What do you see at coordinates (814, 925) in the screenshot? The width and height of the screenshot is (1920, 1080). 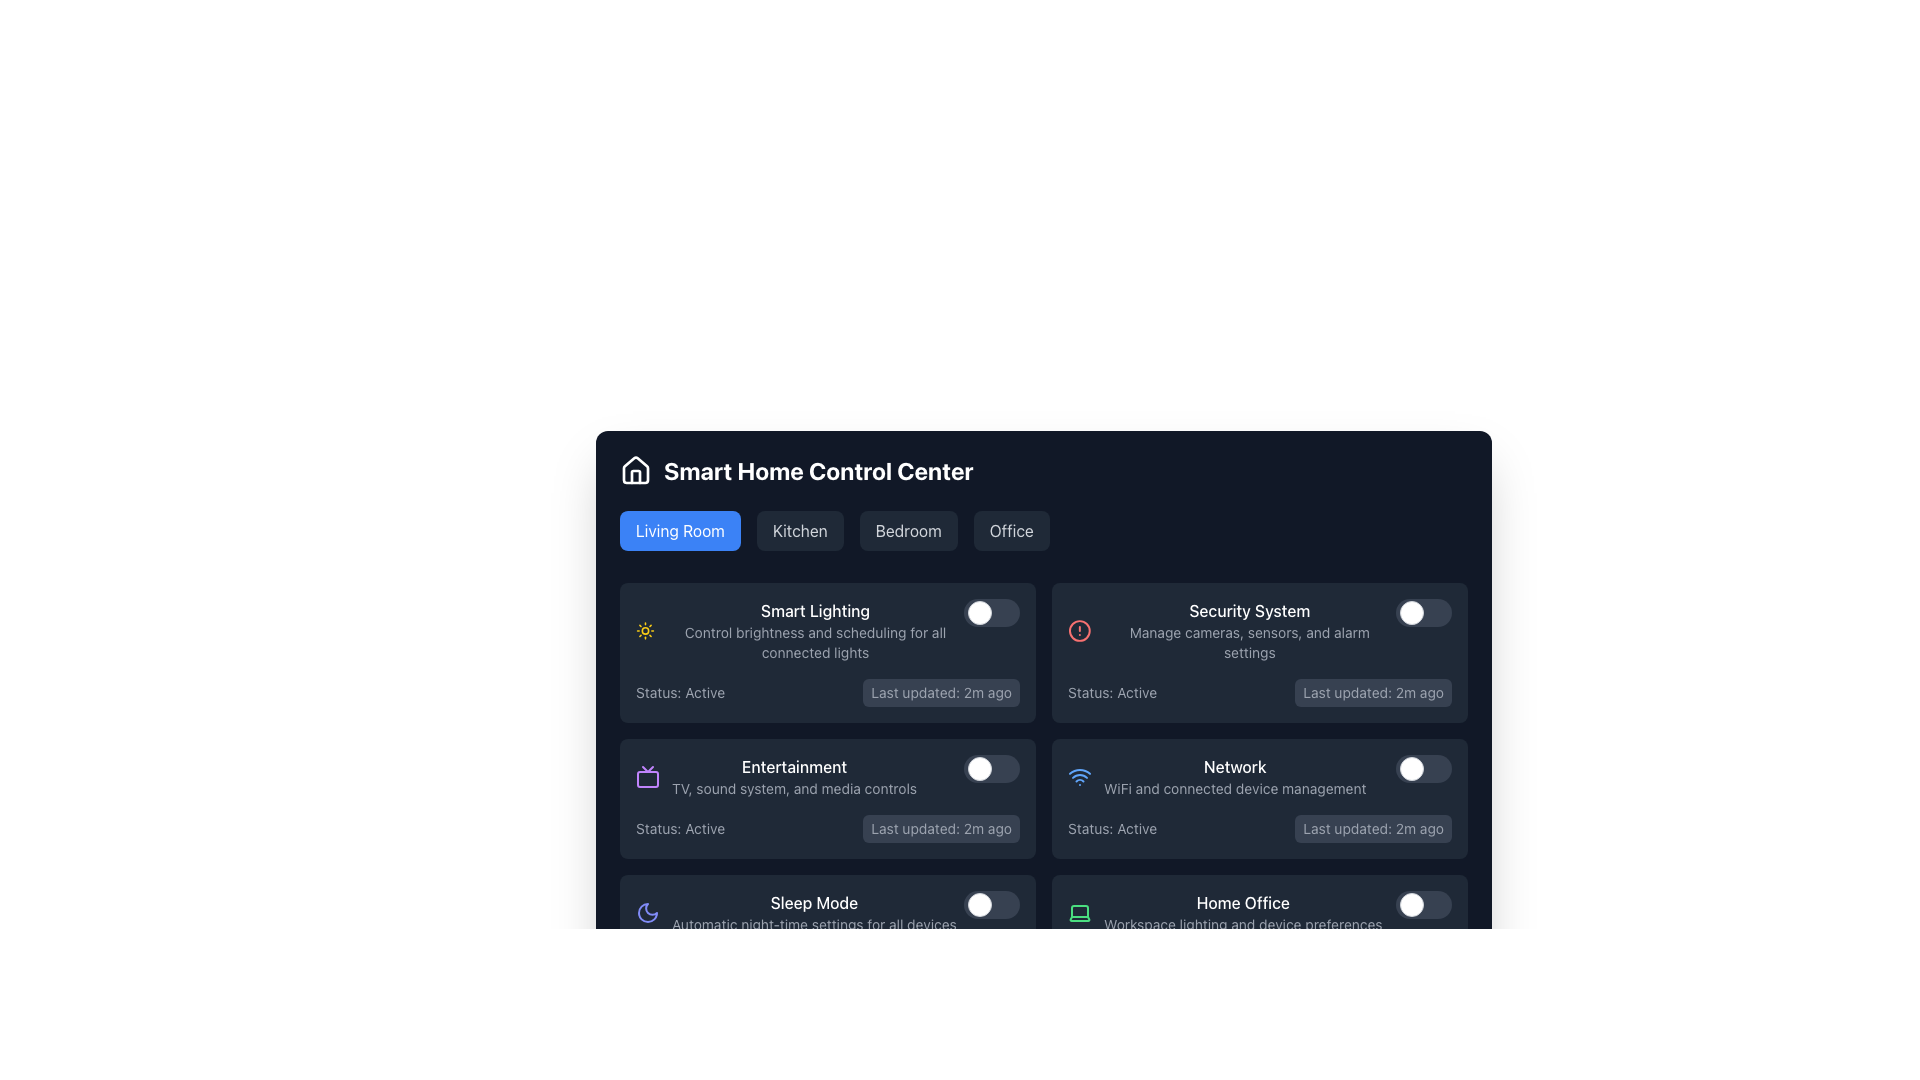 I see `the static text label displaying 'Automatic night-time settings for all devices', which is located below the 'Sleep Mode' label in the smart home control settings panel` at bounding box center [814, 925].